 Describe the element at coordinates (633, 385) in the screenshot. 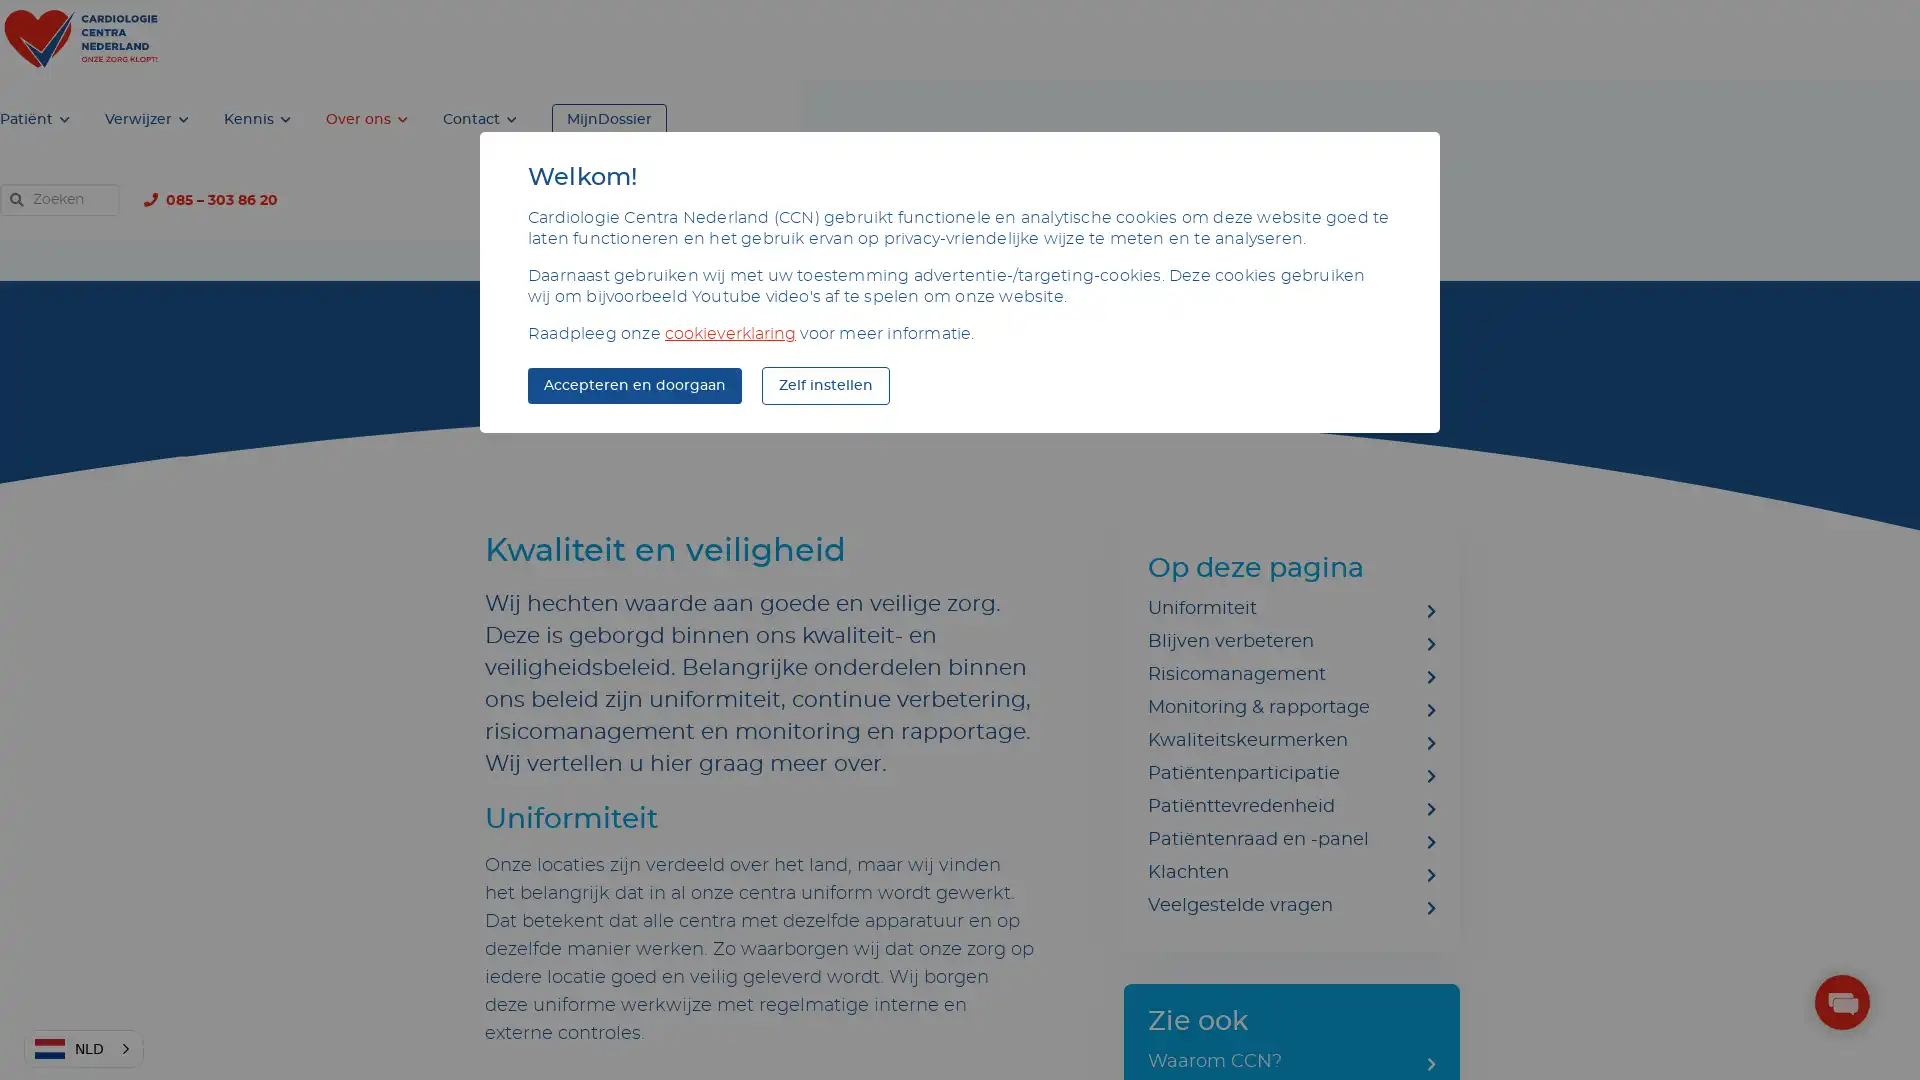

I see `Accepteren en doorgaan` at that location.